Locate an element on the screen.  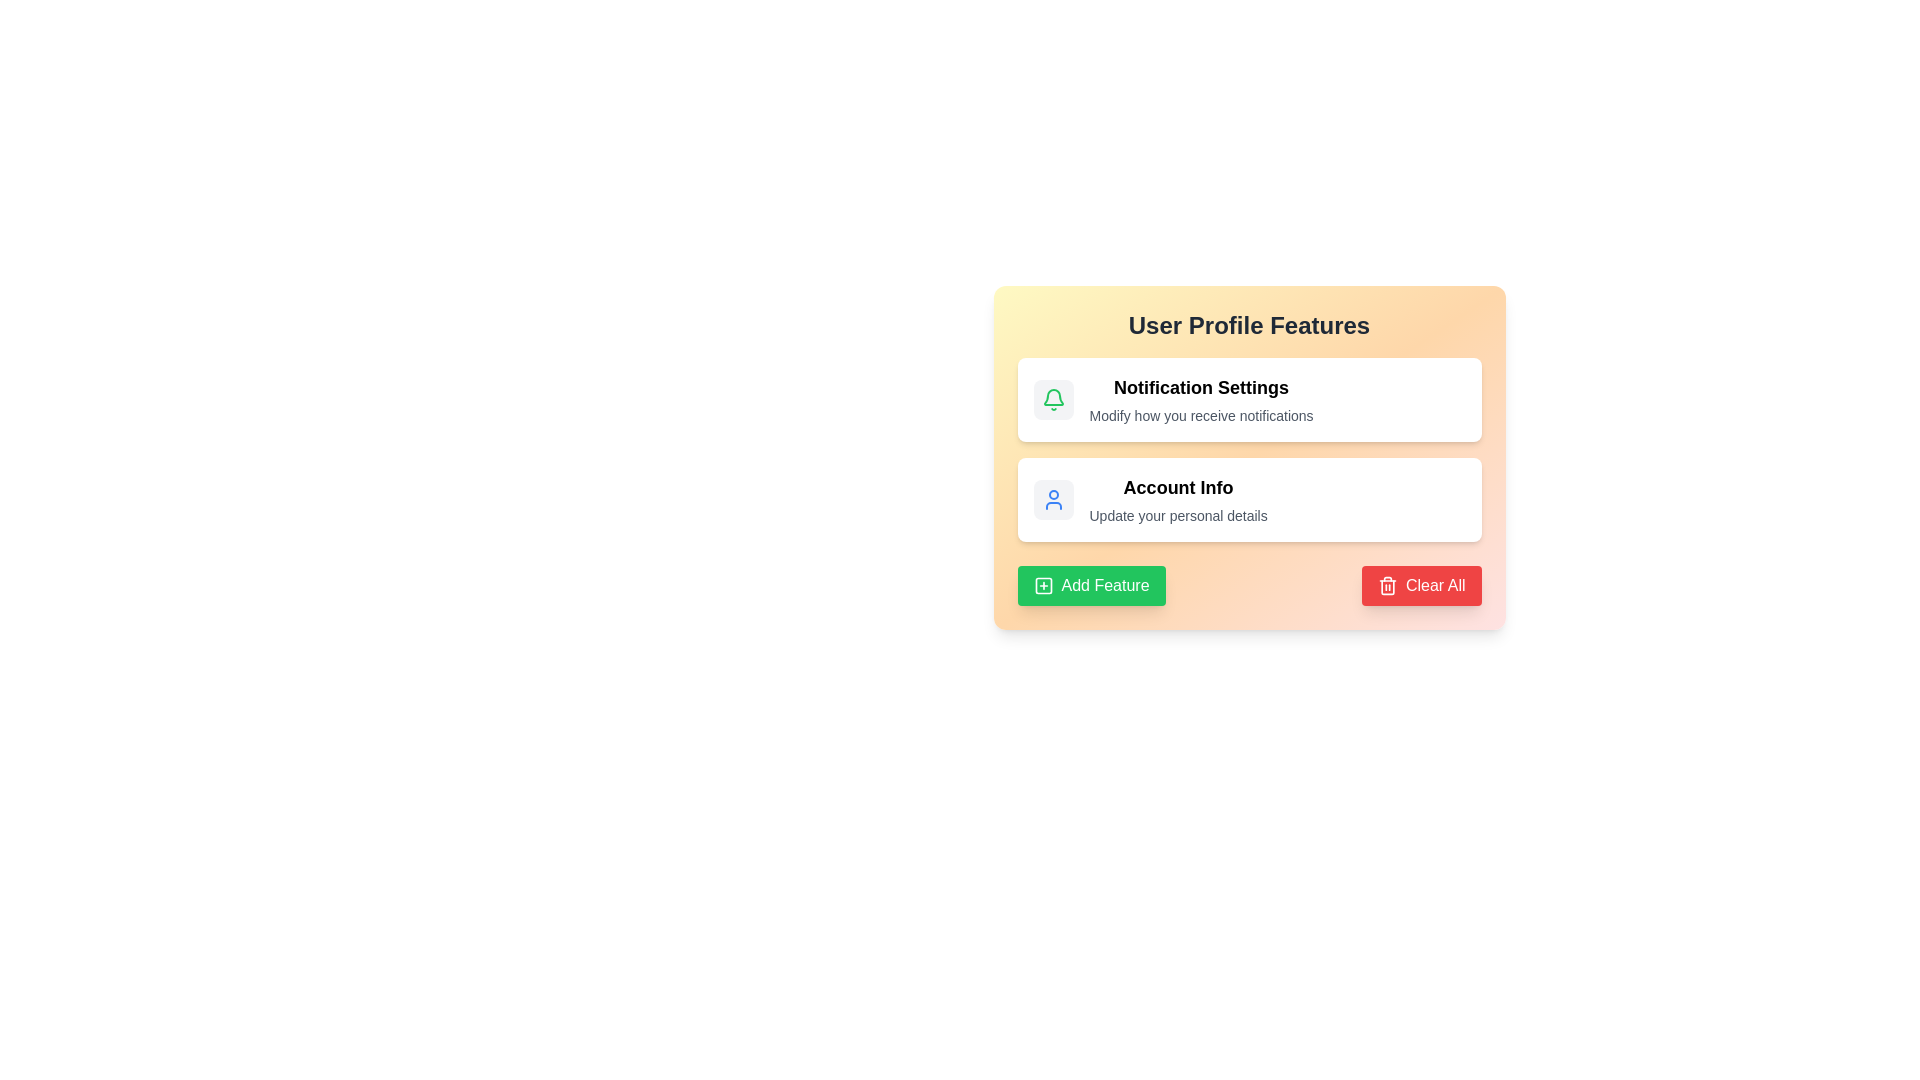
the descriptive header Label for updating user account information, which is located at the center of the user profile features card, just above the text 'Update your personal details' is located at coordinates (1178, 488).